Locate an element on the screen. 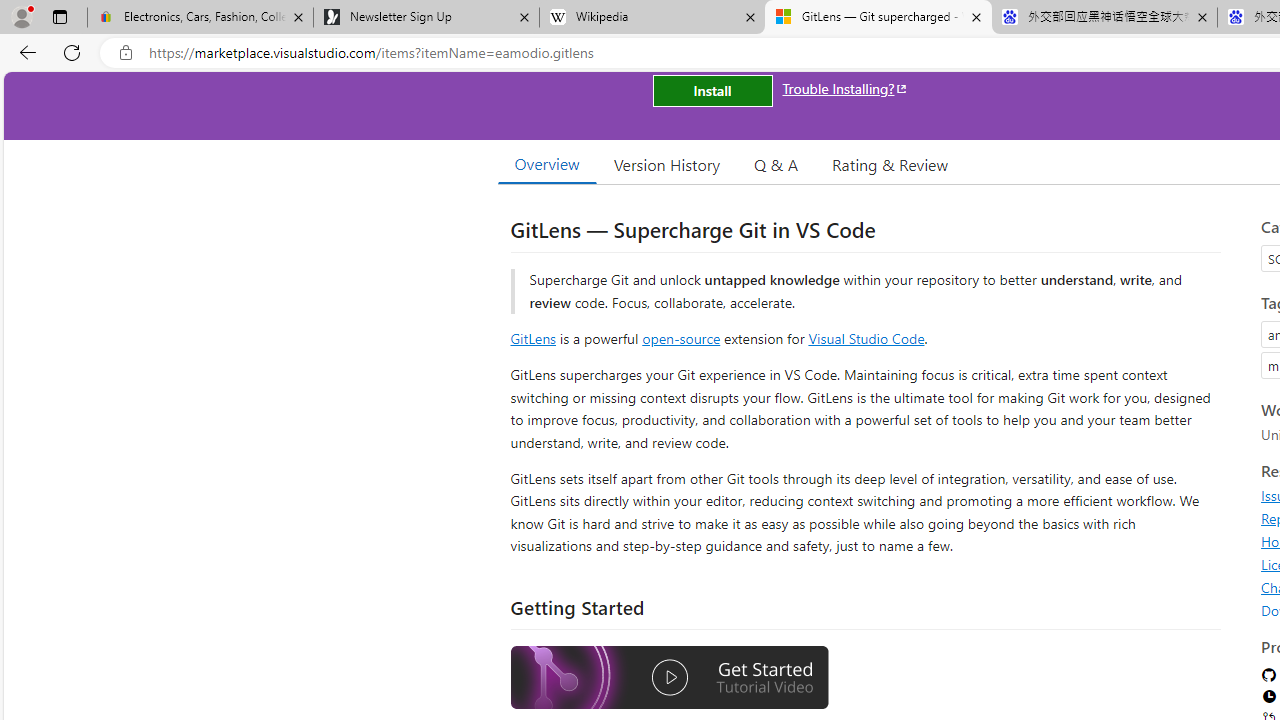 This screenshot has width=1280, height=720. 'Version History' is located at coordinates (667, 163).